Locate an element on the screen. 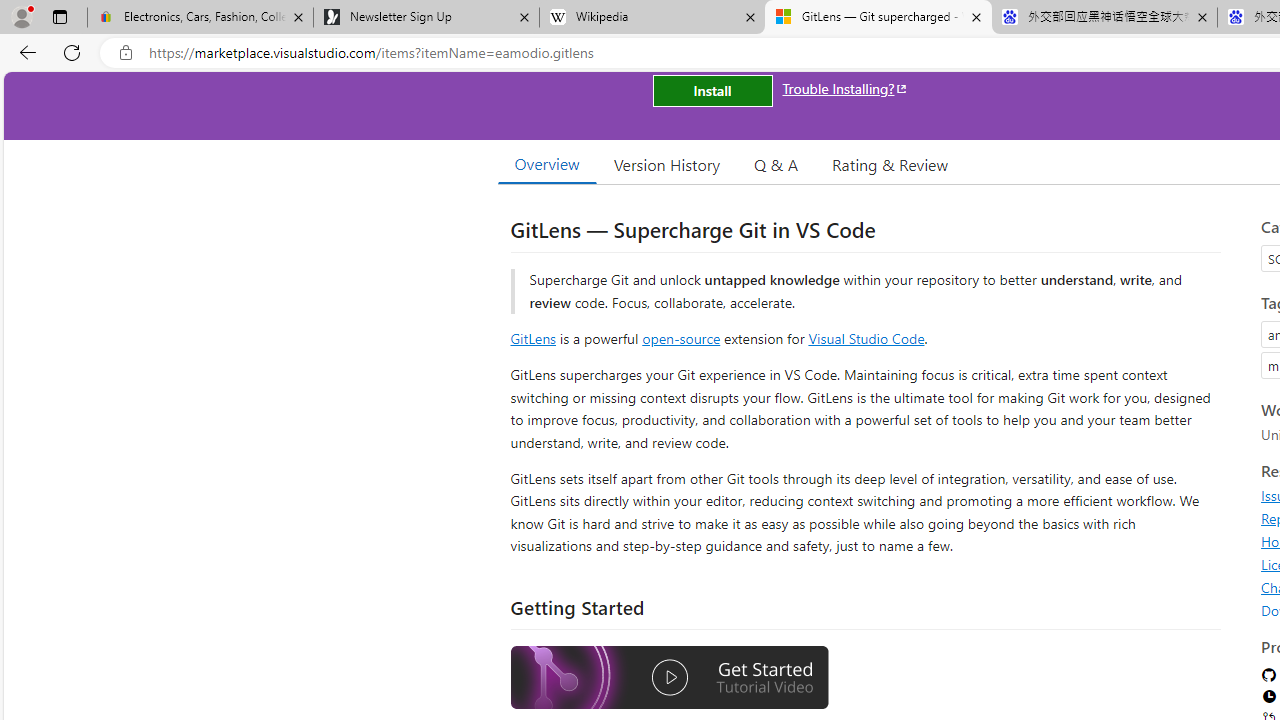 This screenshot has width=1280, height=720. 'Version History' is located at coordinates (667, 163).